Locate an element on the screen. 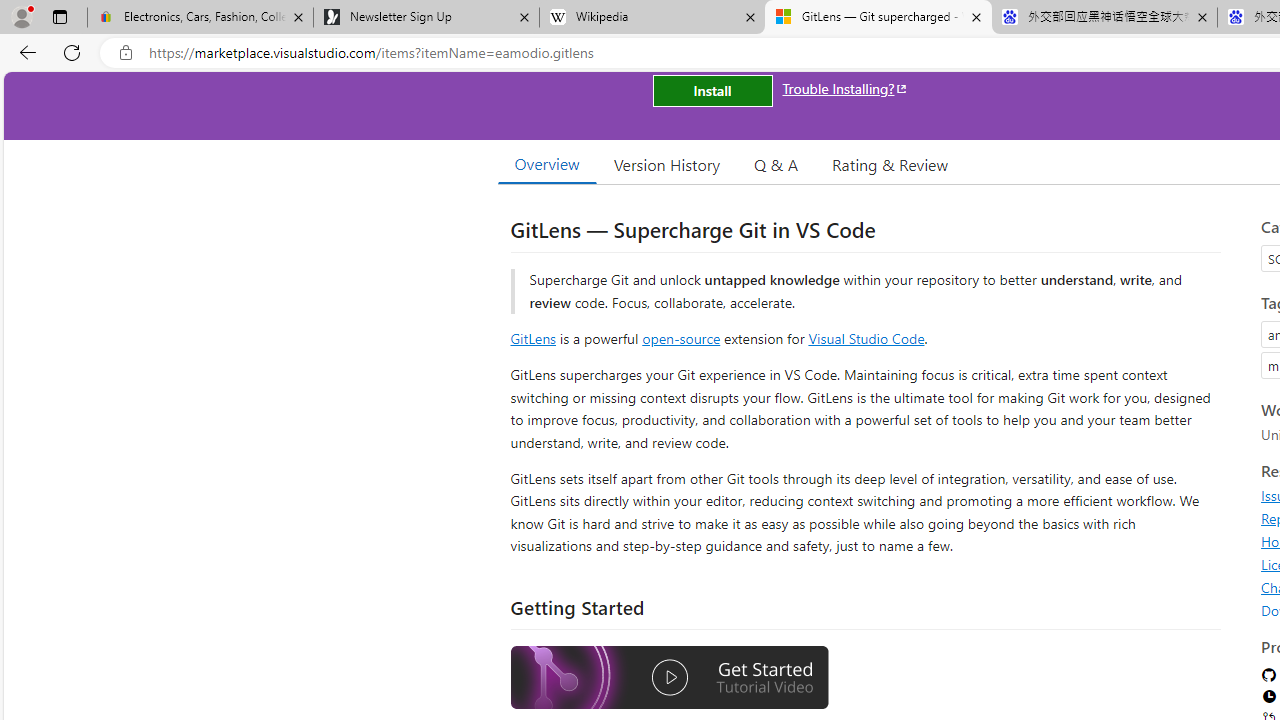 This screenshot has width=1280, height=720. 'Version History' is located at coordinates (667, 163).